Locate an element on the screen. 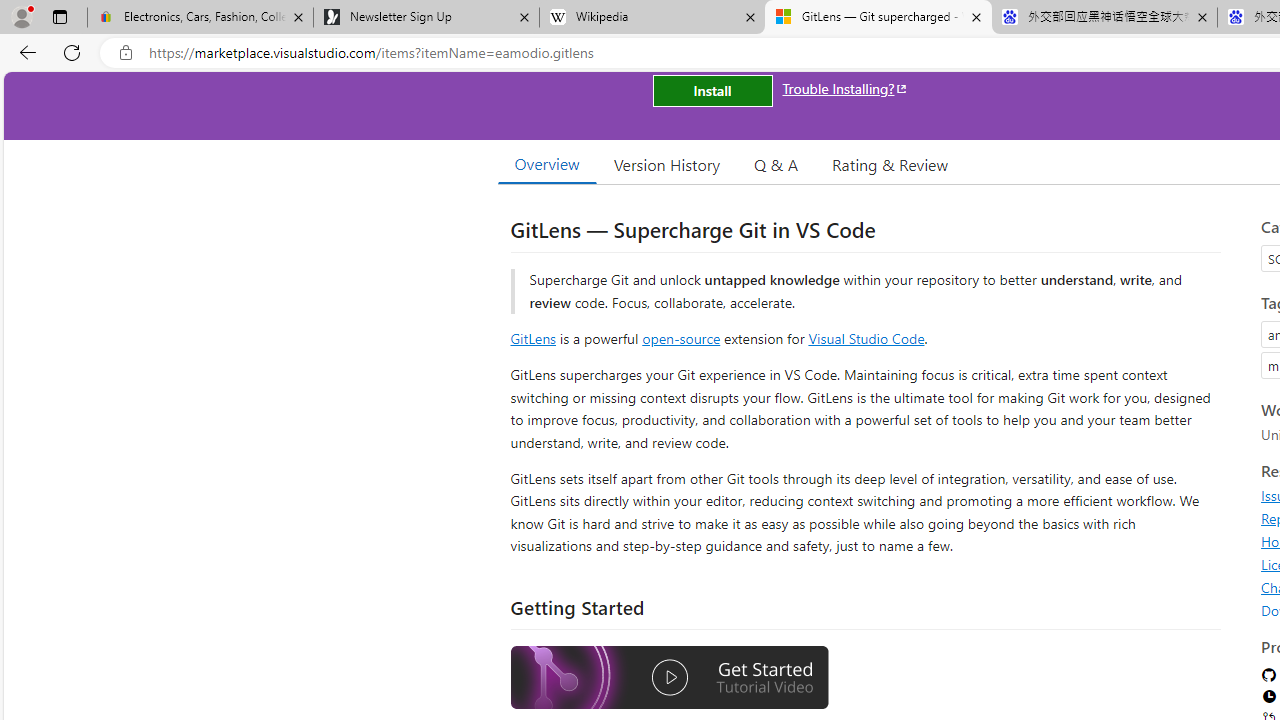 This screenshot has width=1280, height=720. 'Version History' is located at coordinates (667, 163).